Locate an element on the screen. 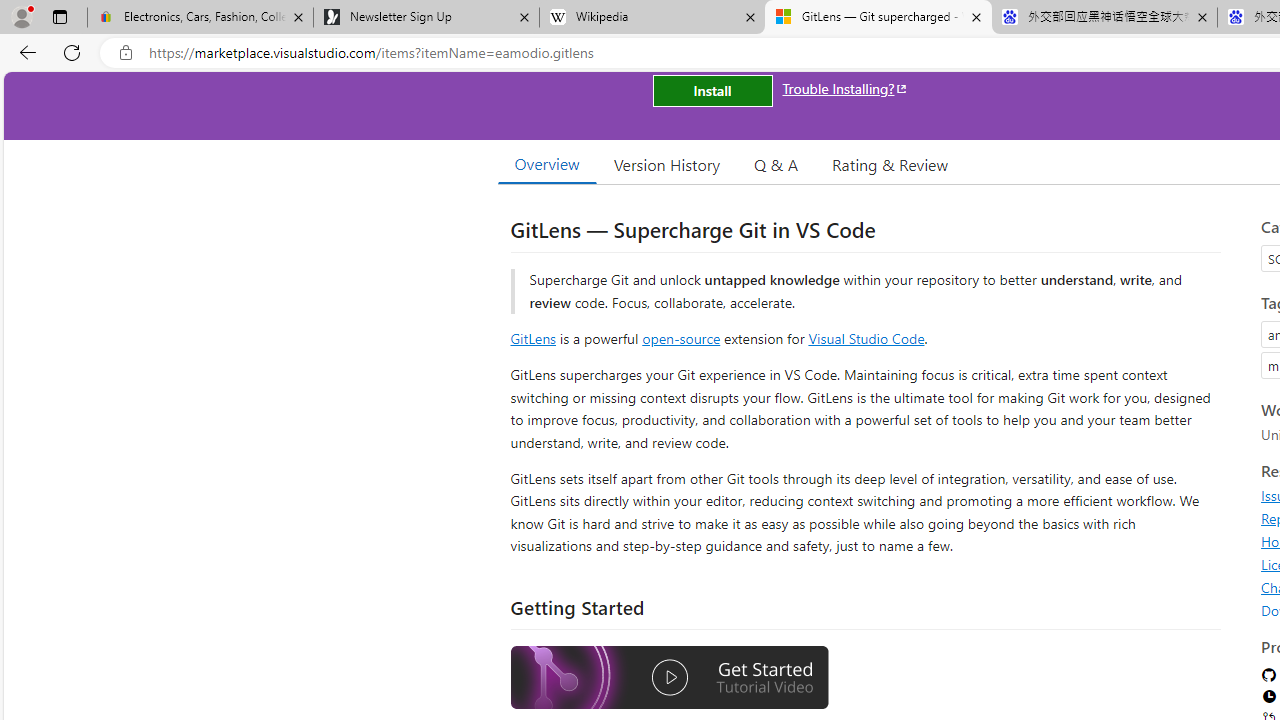 This screenshot has width=1280, height=720. 'Version History' is located at coordinates (667, 163).